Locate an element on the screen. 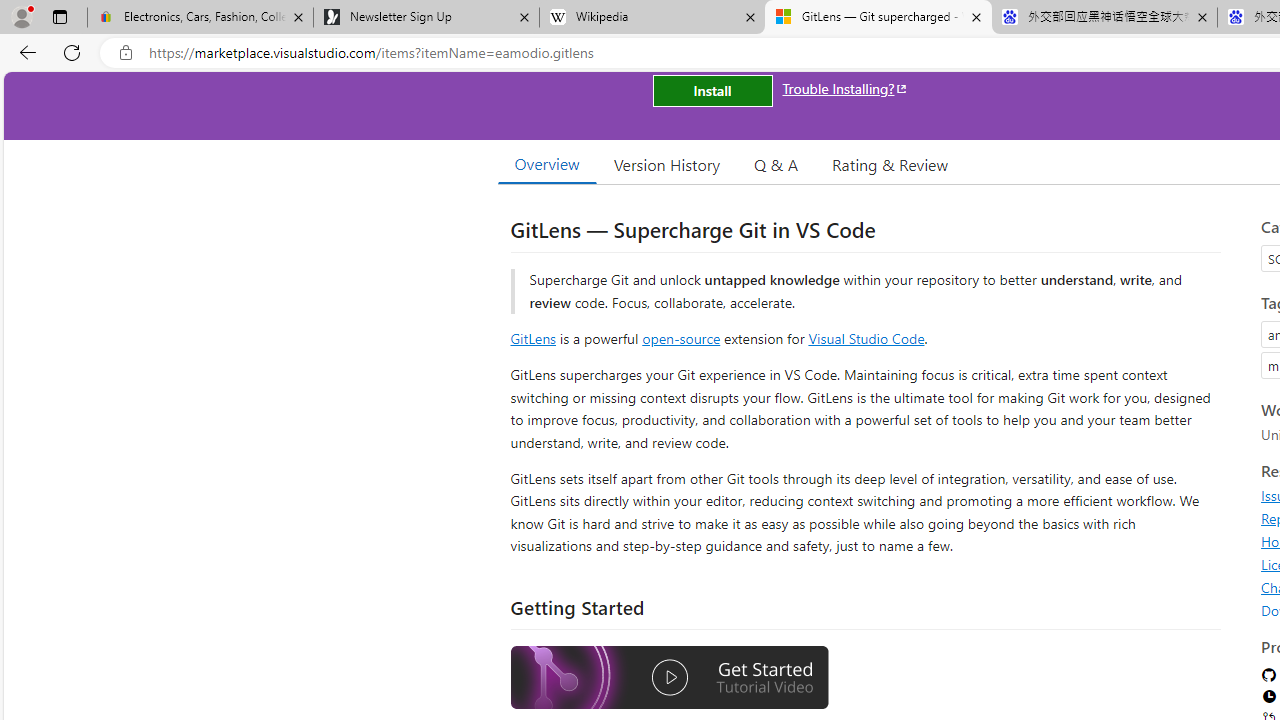 This screenshot has width=1280, height=720. 'Version History' is located at coordinates (667, 163).